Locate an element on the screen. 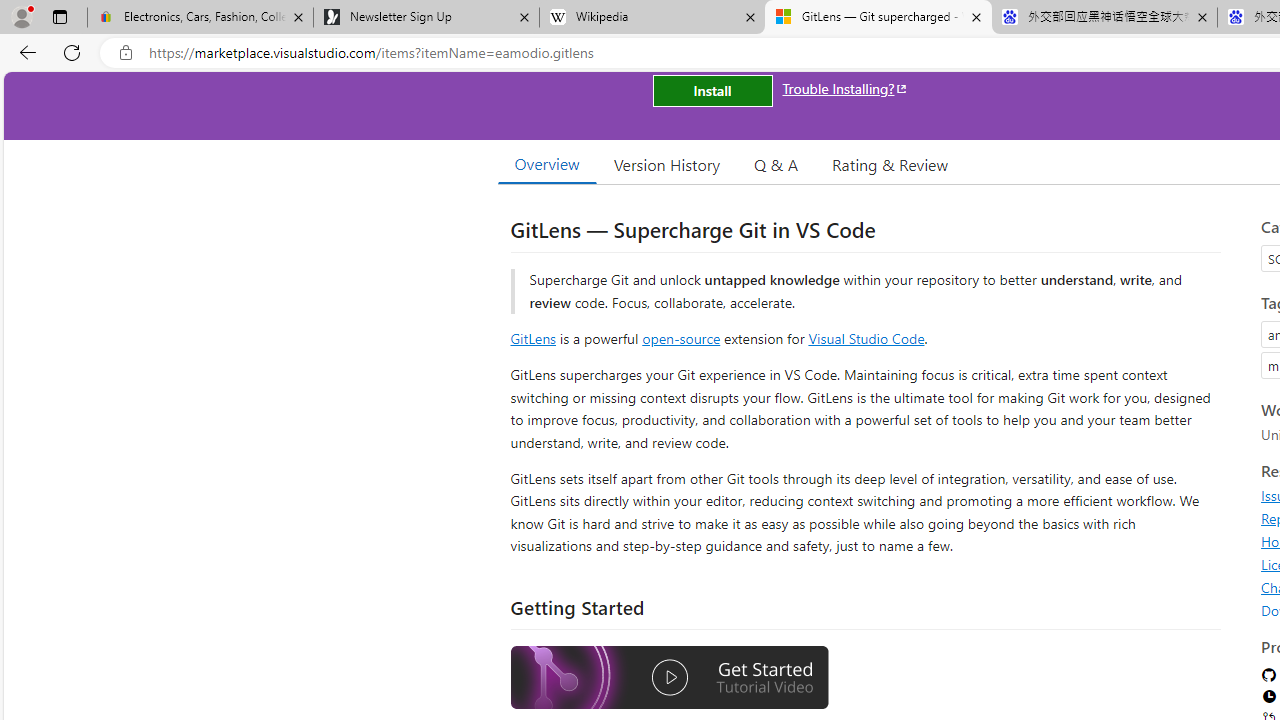 This screenshot has width=1280, height=720. 'Version History' is located at coordinates (667, 163).